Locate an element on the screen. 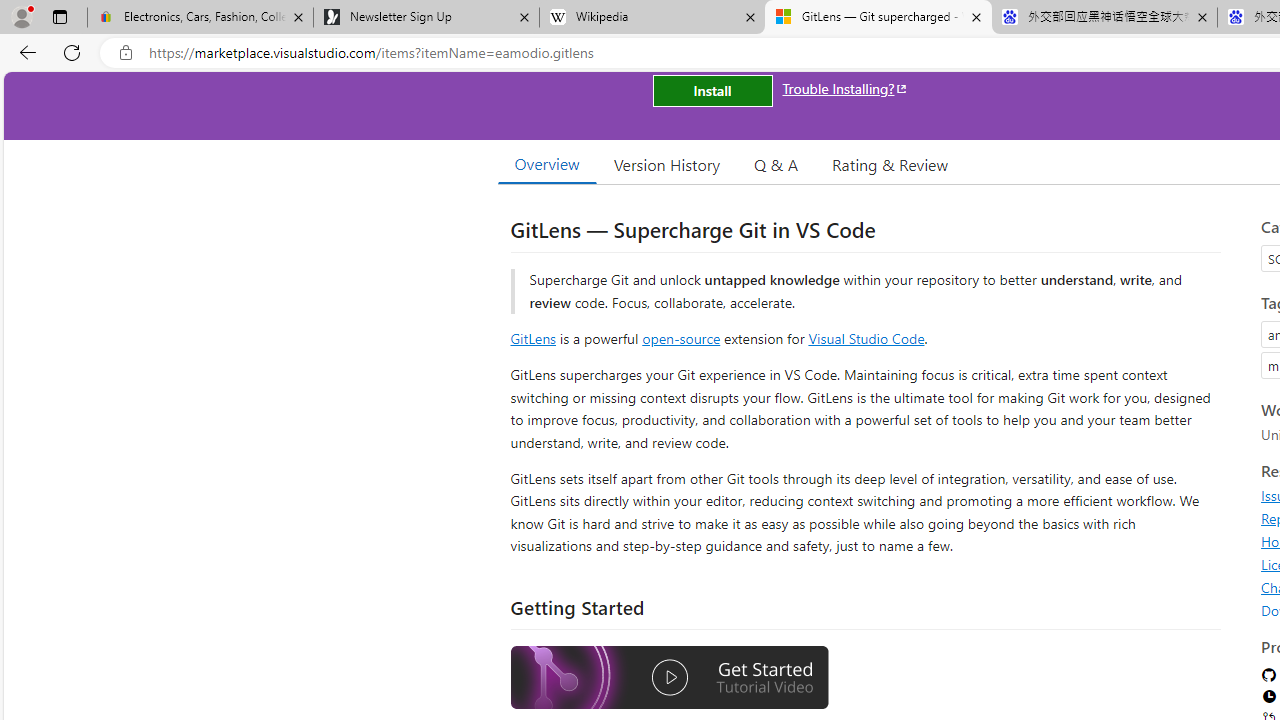 This screenshot has width=1280, height=720. 'Version History' is located at coordinates (667, 163).